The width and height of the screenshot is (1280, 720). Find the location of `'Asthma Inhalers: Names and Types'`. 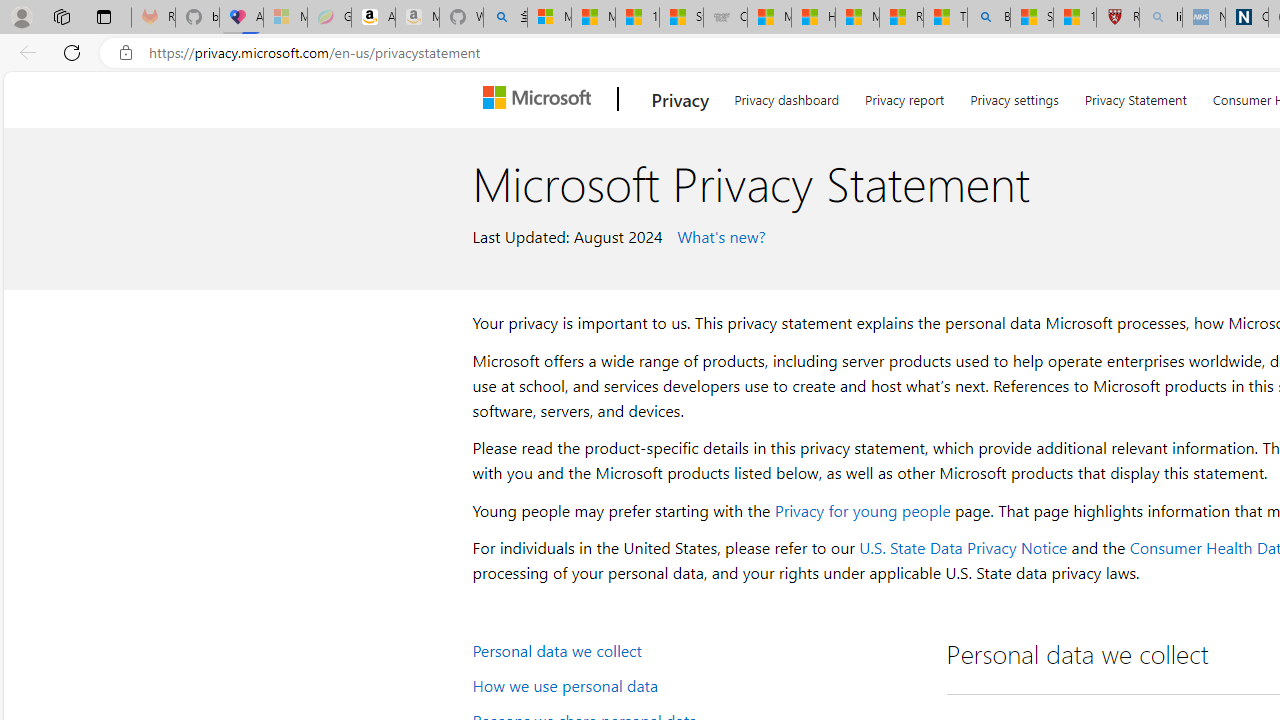

'Asthma Inhalers: Names and Types' is located at coordinates (240, 17).